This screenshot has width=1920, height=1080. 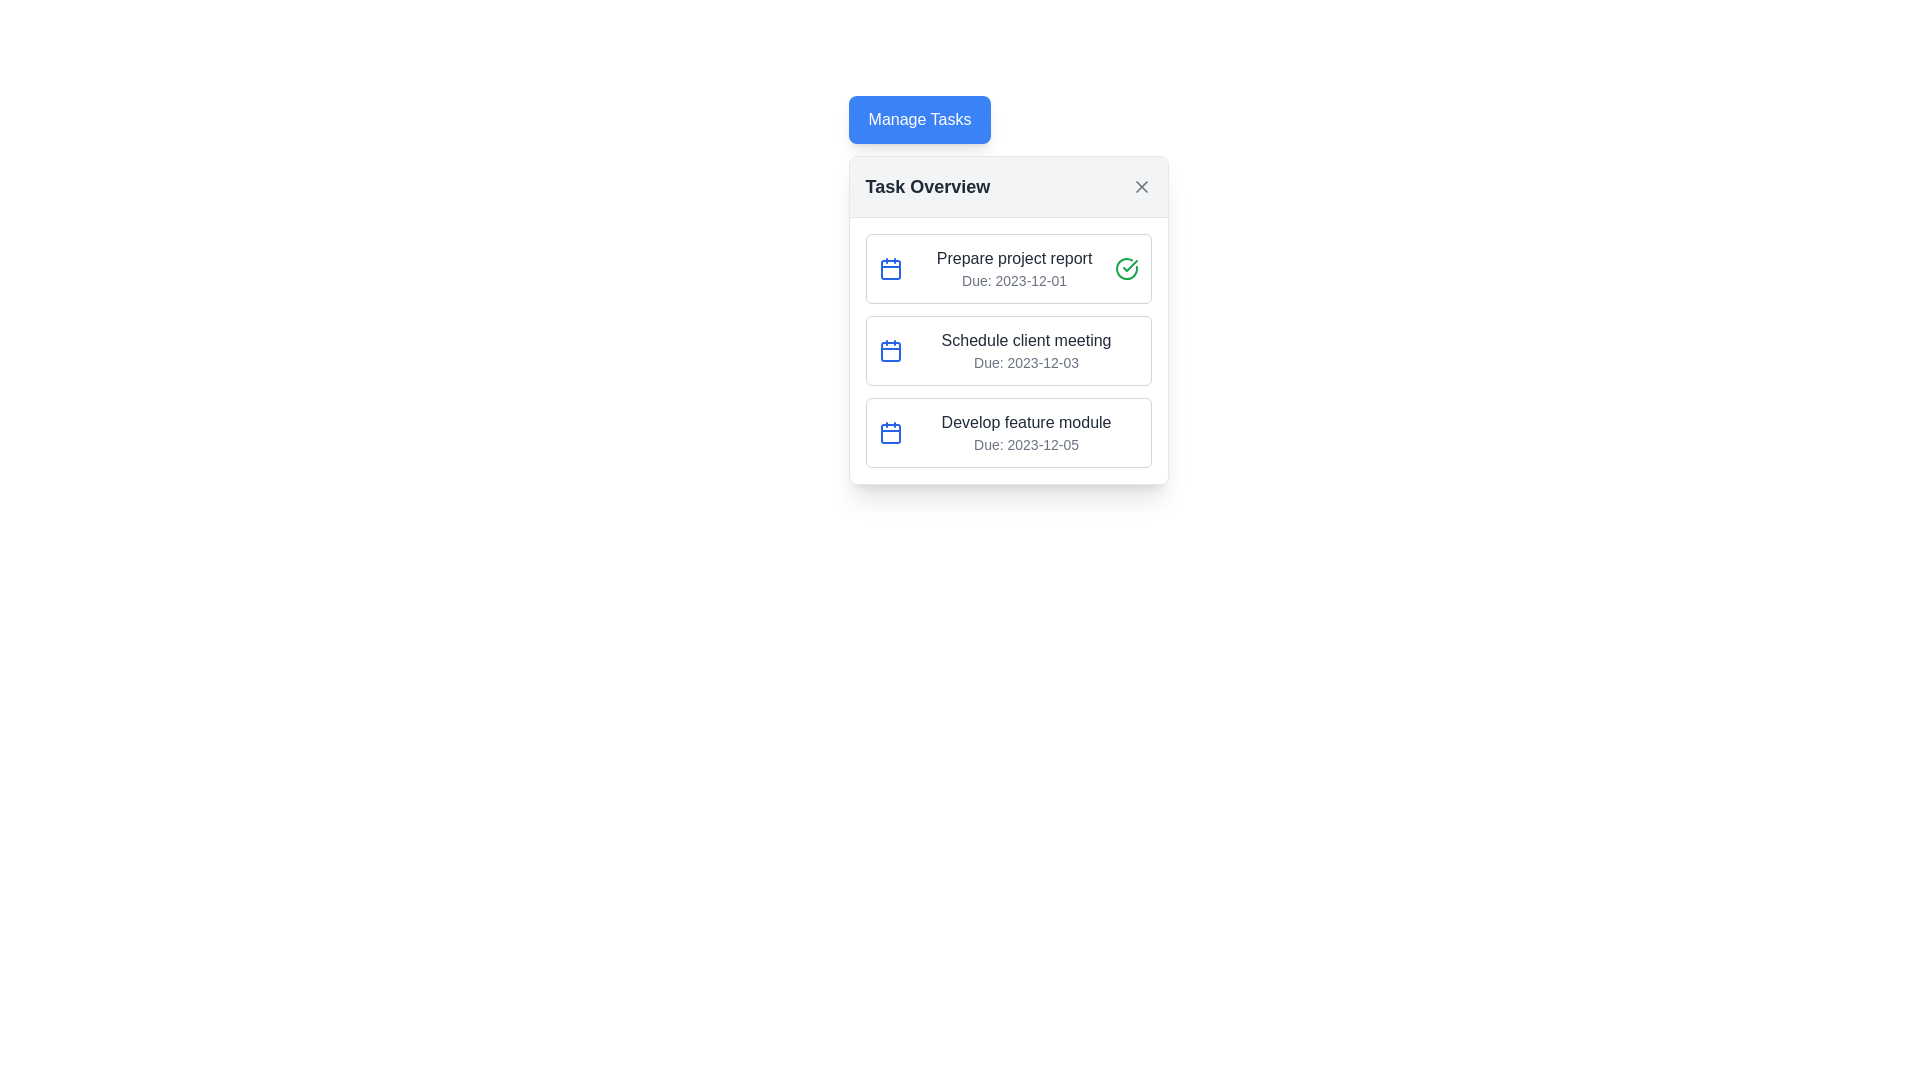 What do you see at coordinates (1026, 422) in the screenshot?
I see `the title text for the third task entry in the 'Task Overview' section, which provides a quick summary of the task's objective` at bounding box center [1026, 422].